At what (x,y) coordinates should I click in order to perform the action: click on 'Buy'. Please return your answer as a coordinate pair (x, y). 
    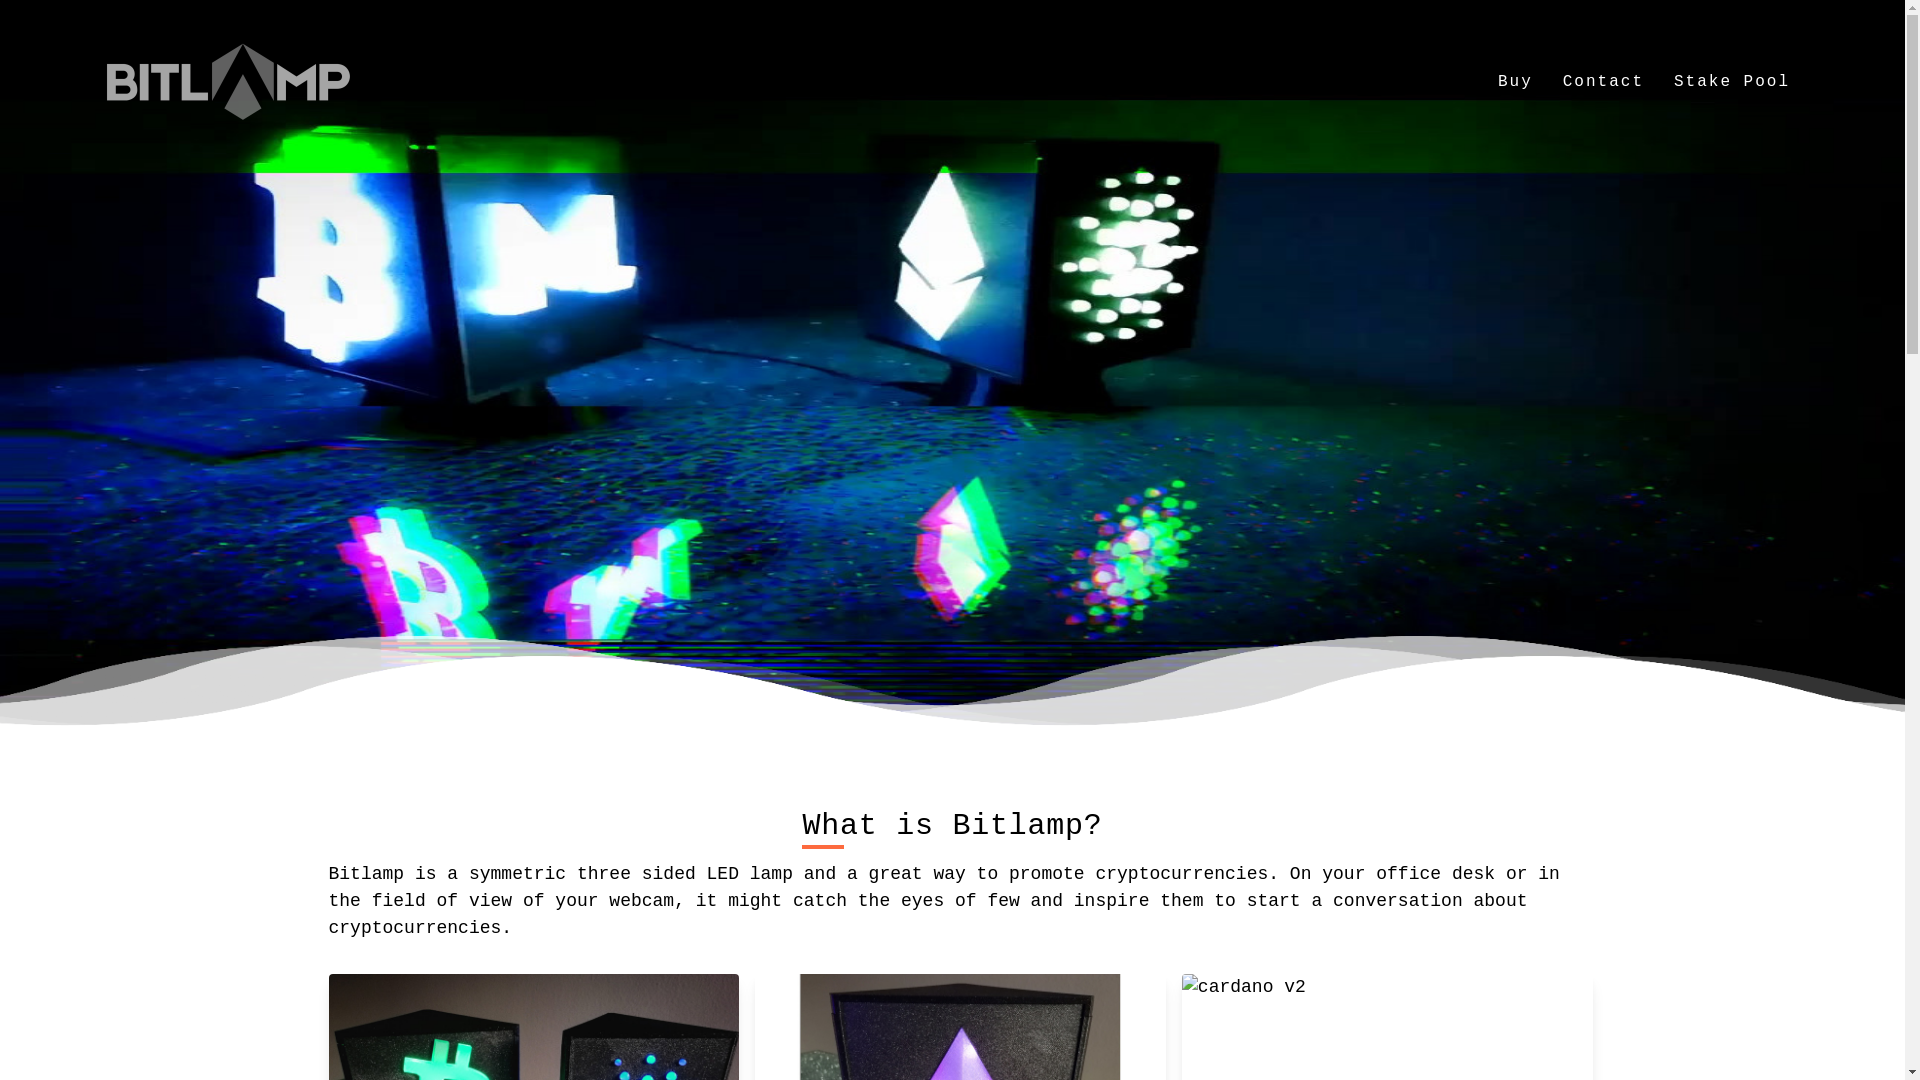
    Looking at the image, I should click on (1515, 80).